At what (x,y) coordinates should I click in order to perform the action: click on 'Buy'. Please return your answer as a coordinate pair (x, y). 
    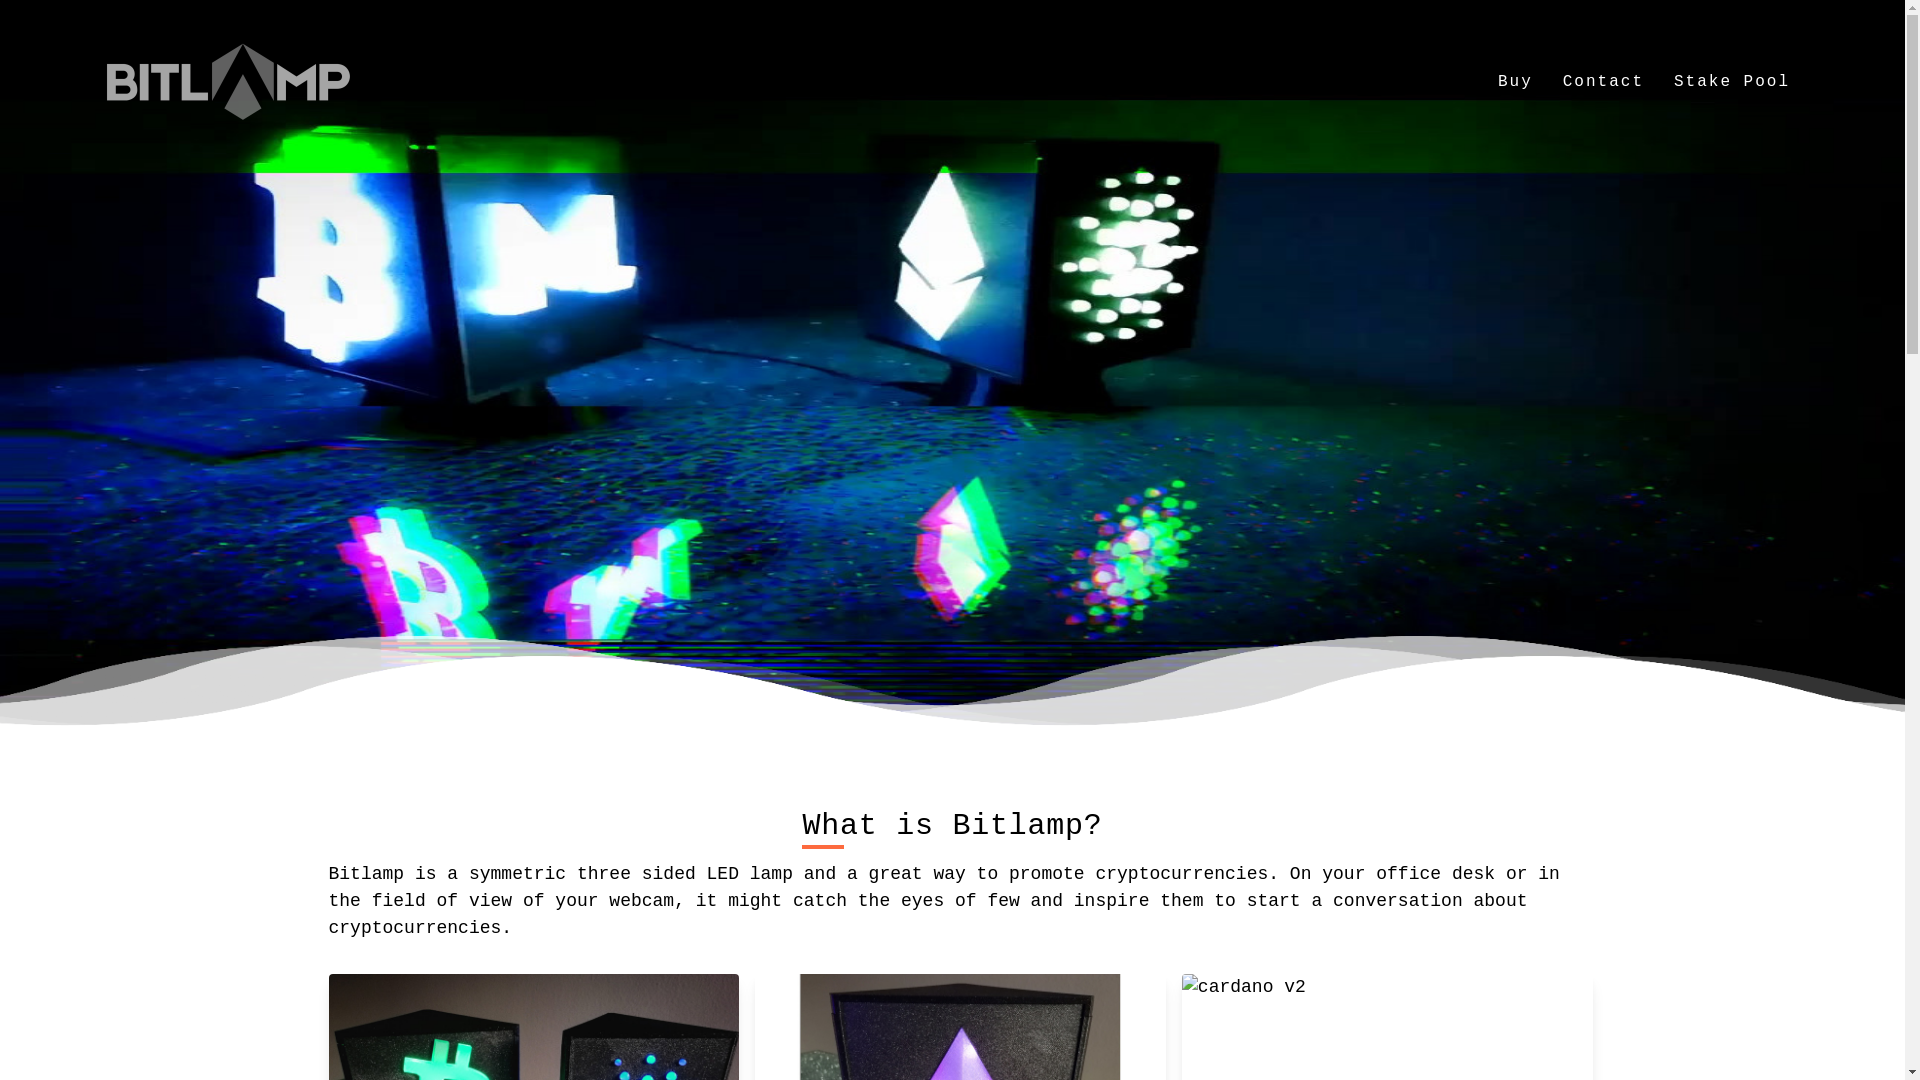
    Looking at the image, I should click on (1515, 80).